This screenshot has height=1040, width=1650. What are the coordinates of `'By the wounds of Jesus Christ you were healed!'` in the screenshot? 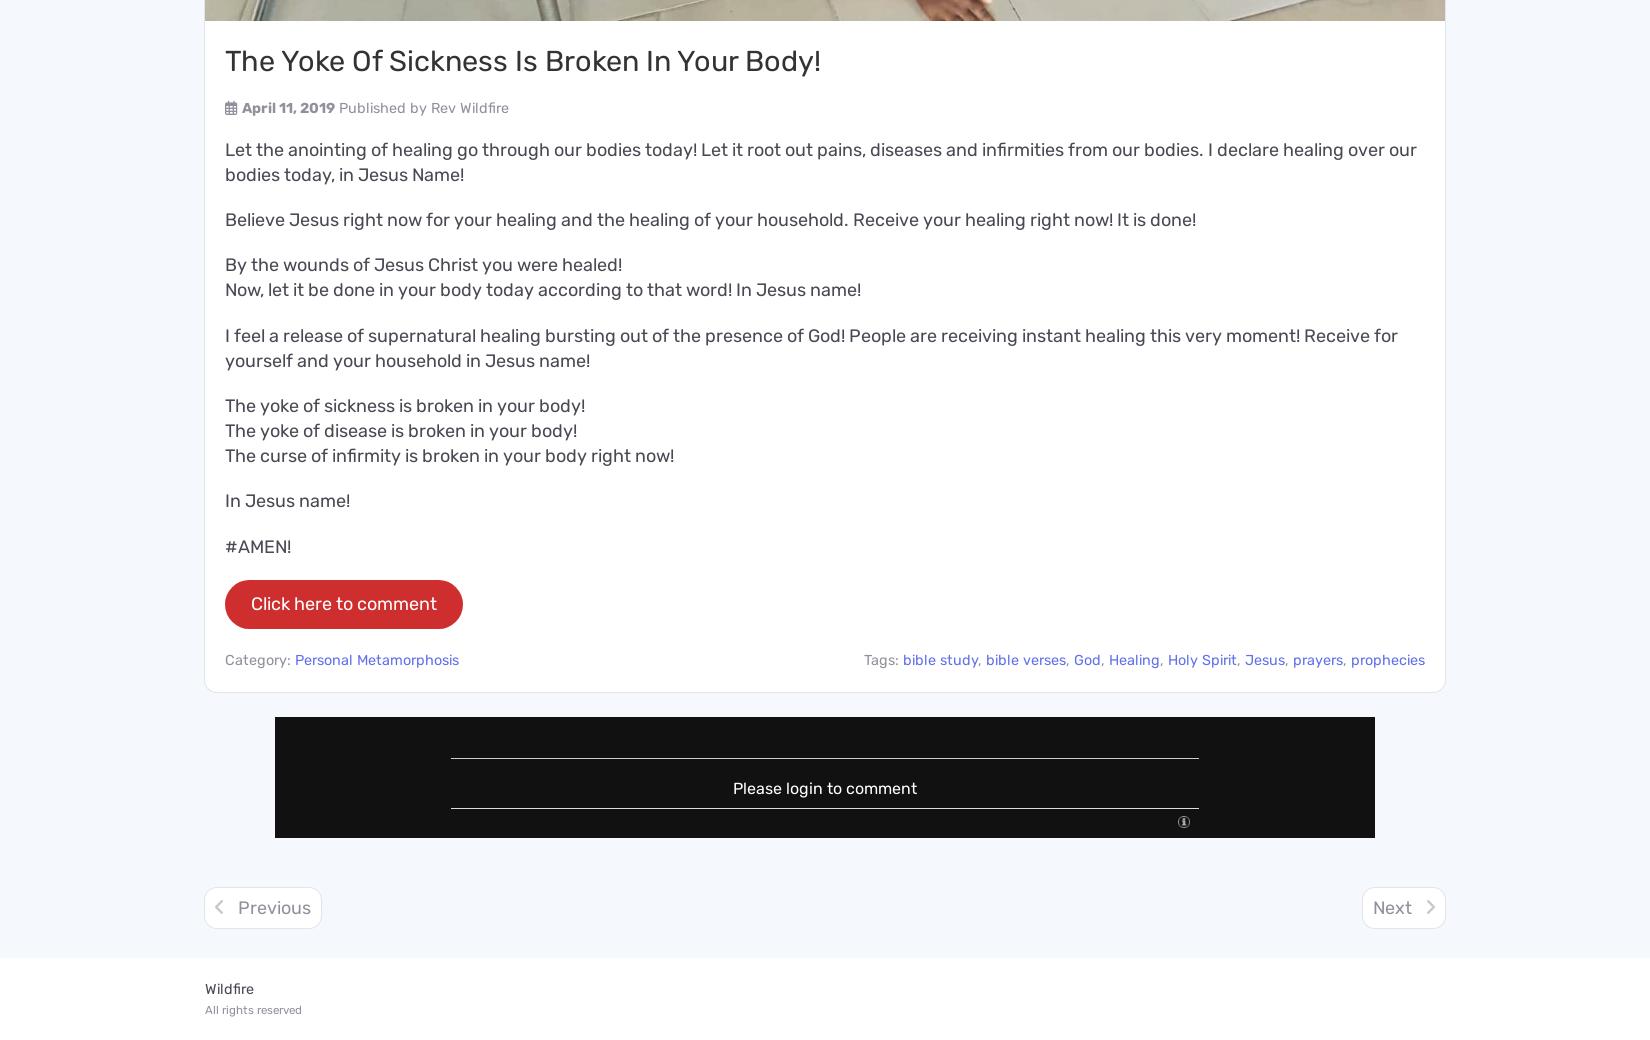 It's located at (225, 263).